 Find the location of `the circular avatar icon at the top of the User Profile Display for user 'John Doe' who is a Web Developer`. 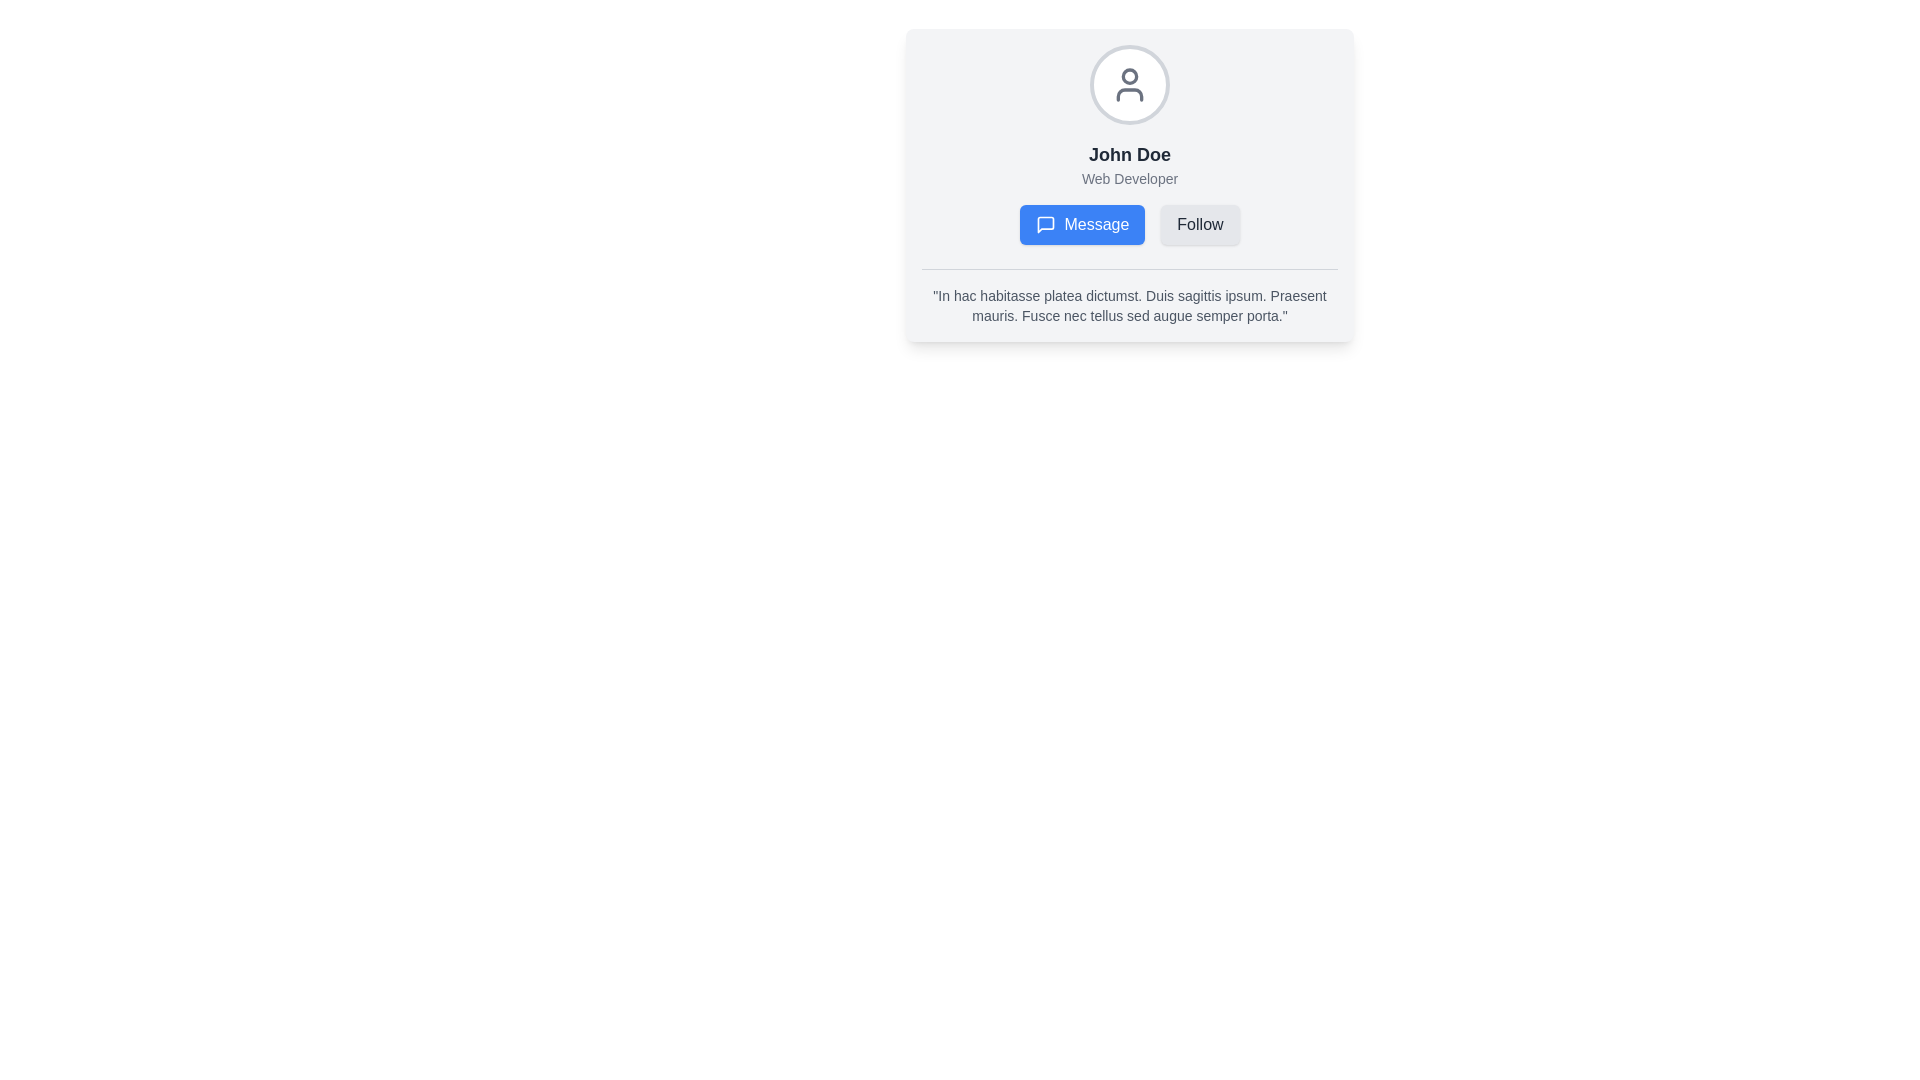

the circular avatar icon at the top of the User Profile Display for user 'John Doe' who is a Web Developer is located at coordinates (1129, 144).